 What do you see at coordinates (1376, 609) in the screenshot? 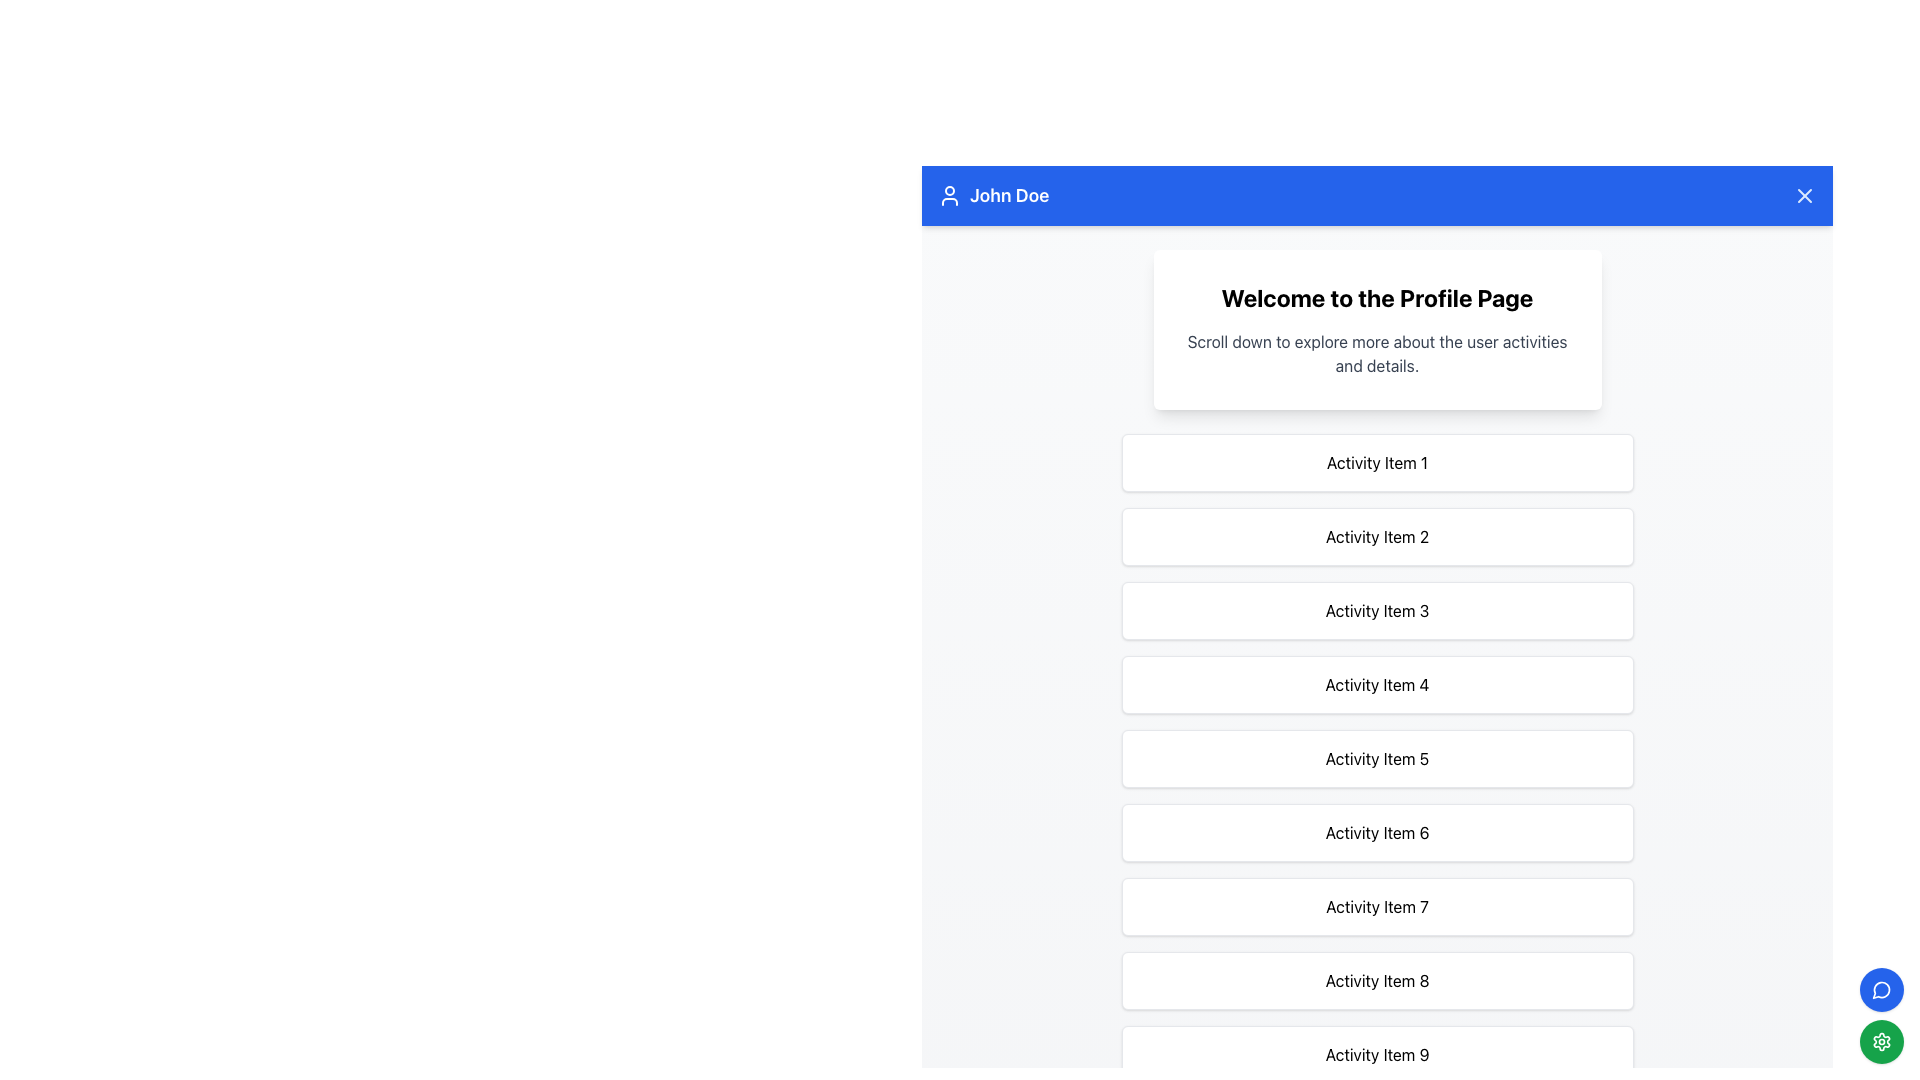
I see `text displayed on the Text Card labeled 'Activity Item 3', which is a rectangular white card with rounded corners and a thin gray border, located centrally in the list of items` at bounding box center [1376, 609].